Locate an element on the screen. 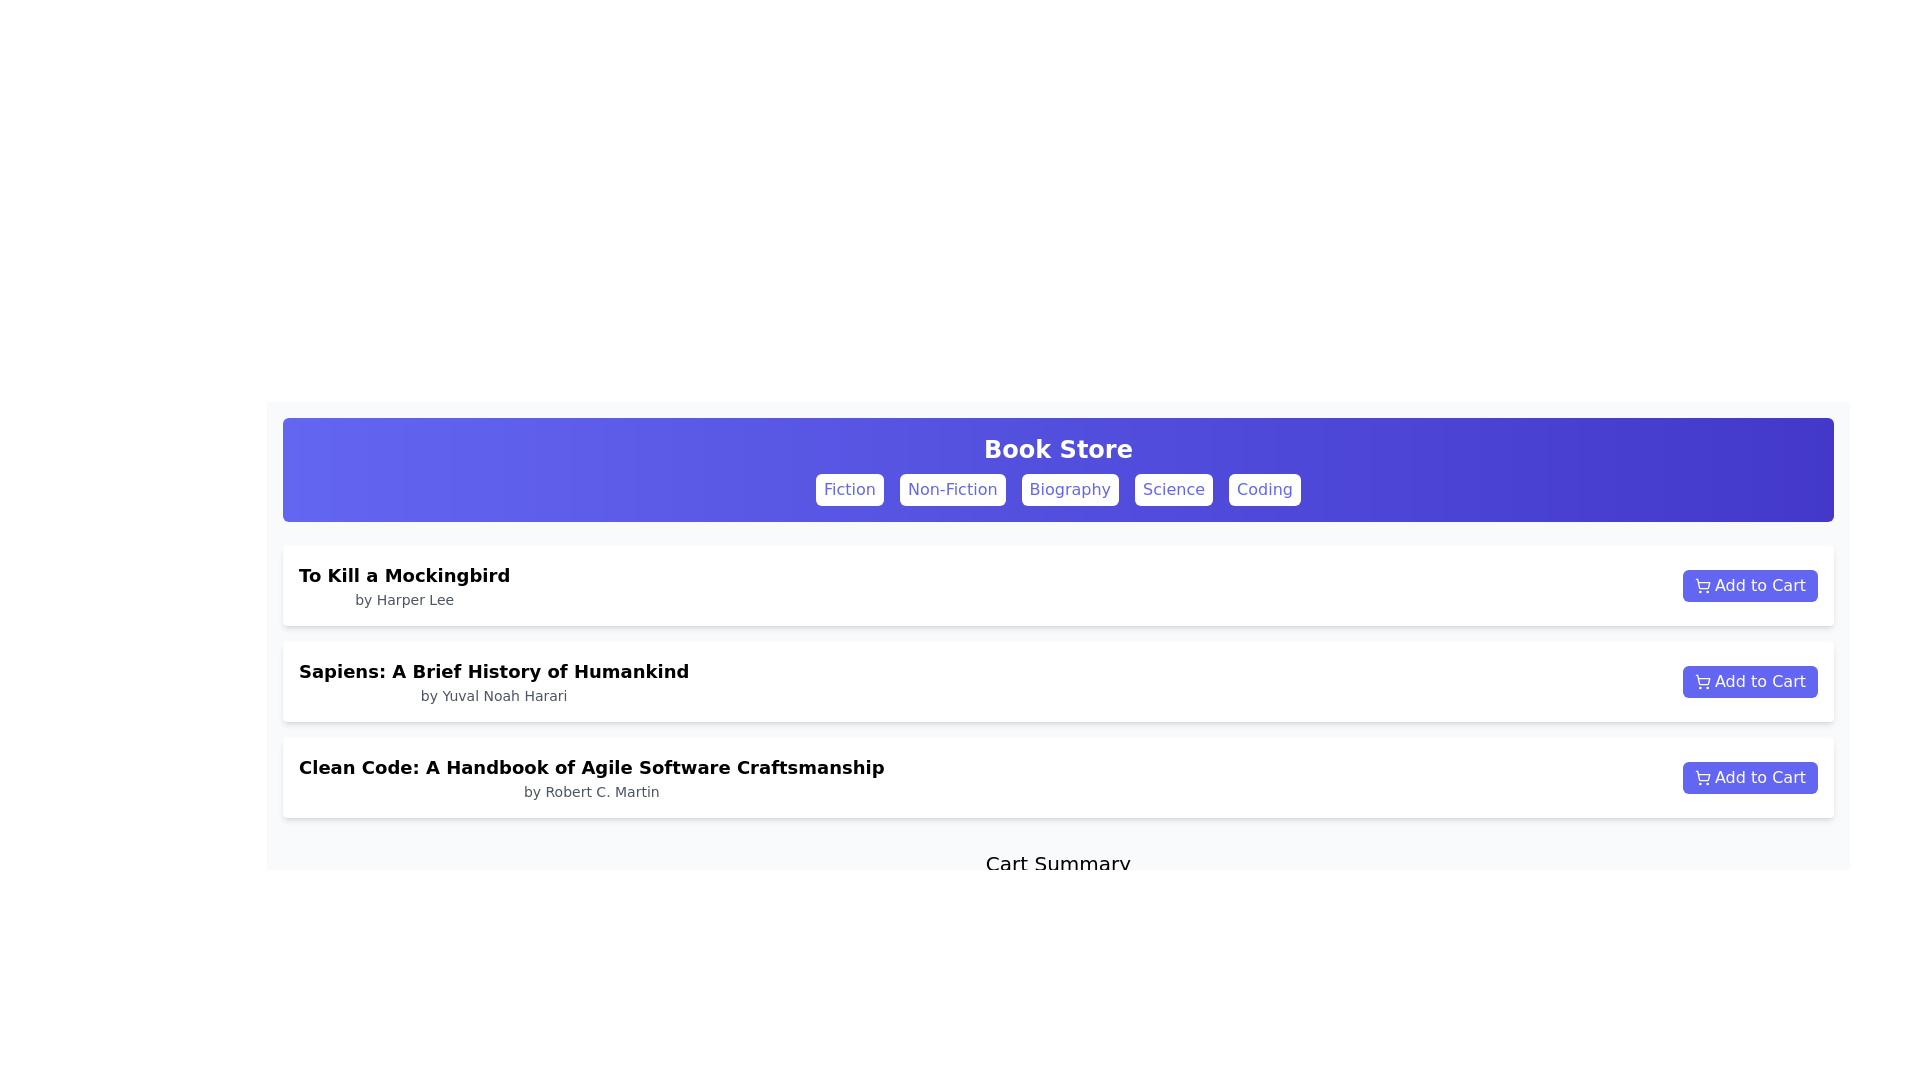 The width and height of the screenshot is (1920, 1080). the graphical icon resembling a shopping cart, which is part of the 'Add to Cart' functionality located adjacent to the first book item in the list is located at coordinates (1701, 583).